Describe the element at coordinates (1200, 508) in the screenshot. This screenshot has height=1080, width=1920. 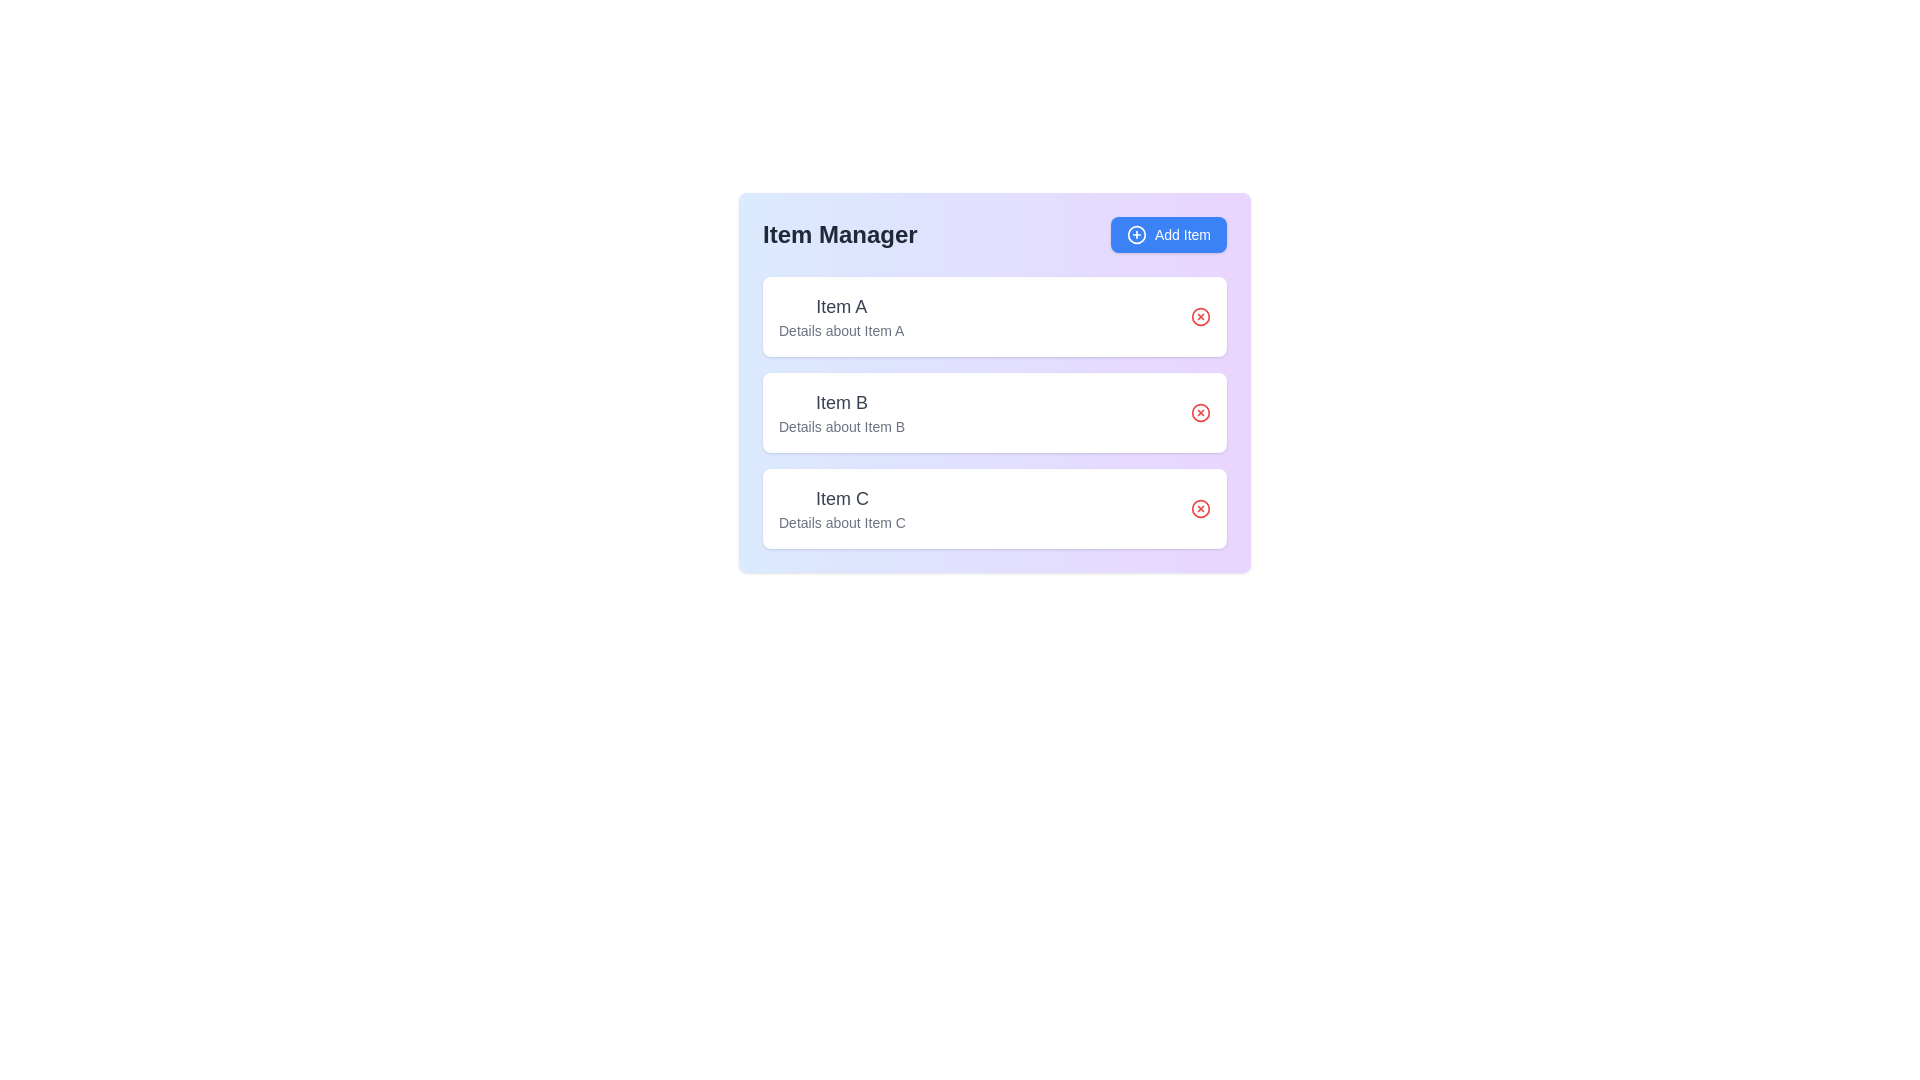
I see `delete button for the item with name Item C` at that location.